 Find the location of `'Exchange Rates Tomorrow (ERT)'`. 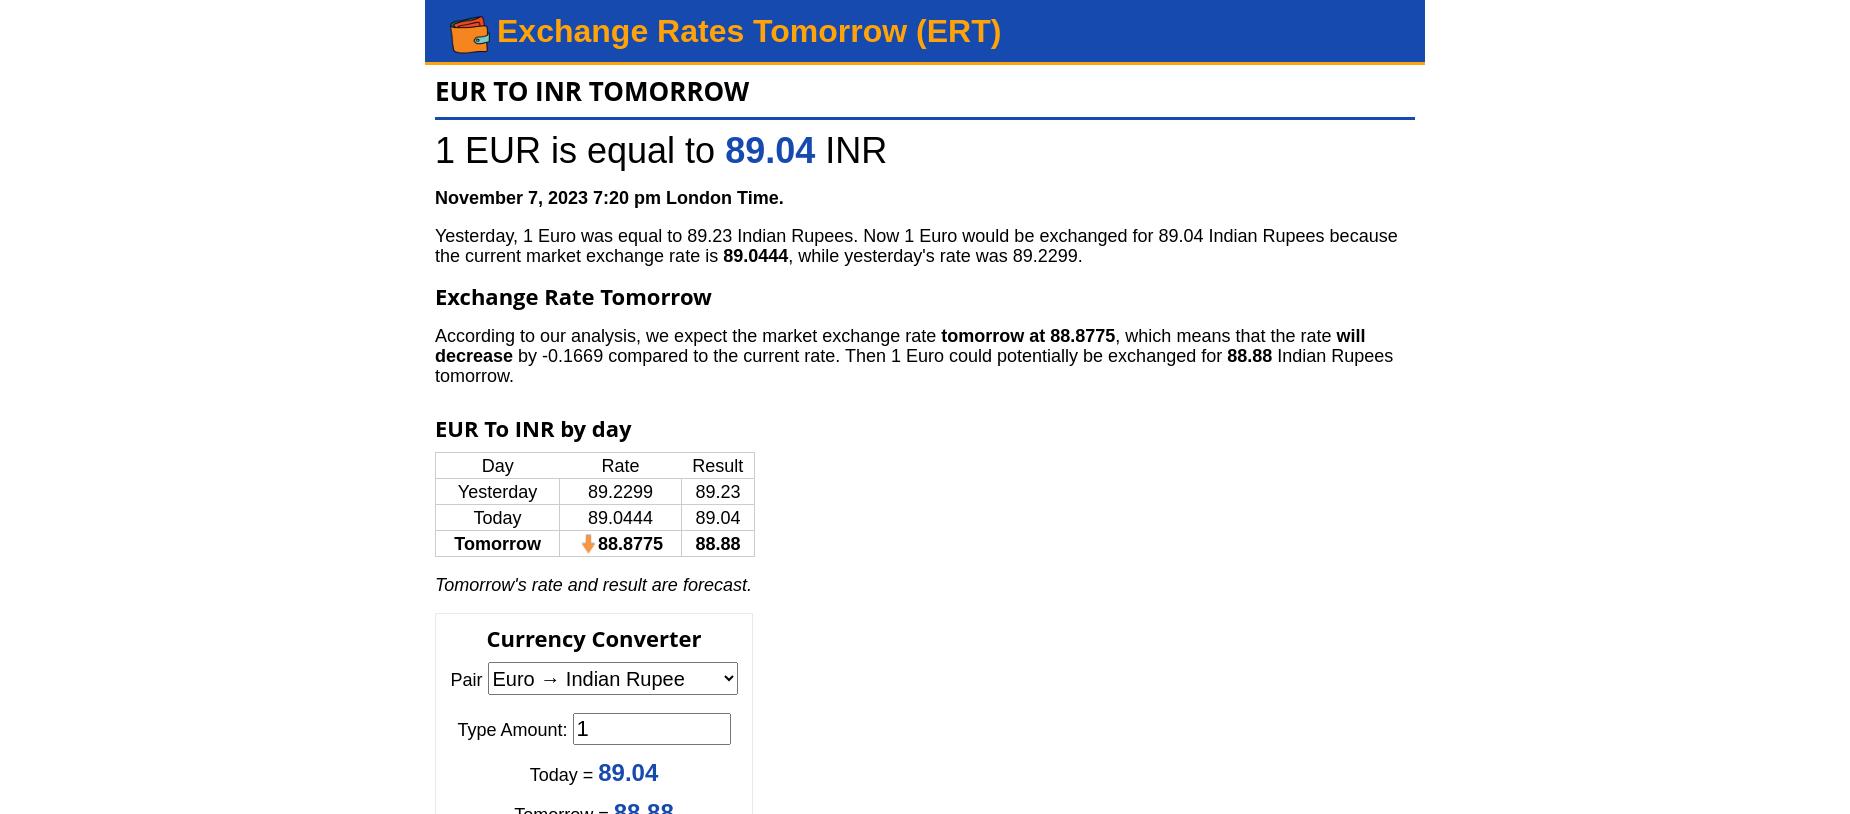

'Exchange Rates Tomorrow (ERT)' is located at coordinates (496, 30).